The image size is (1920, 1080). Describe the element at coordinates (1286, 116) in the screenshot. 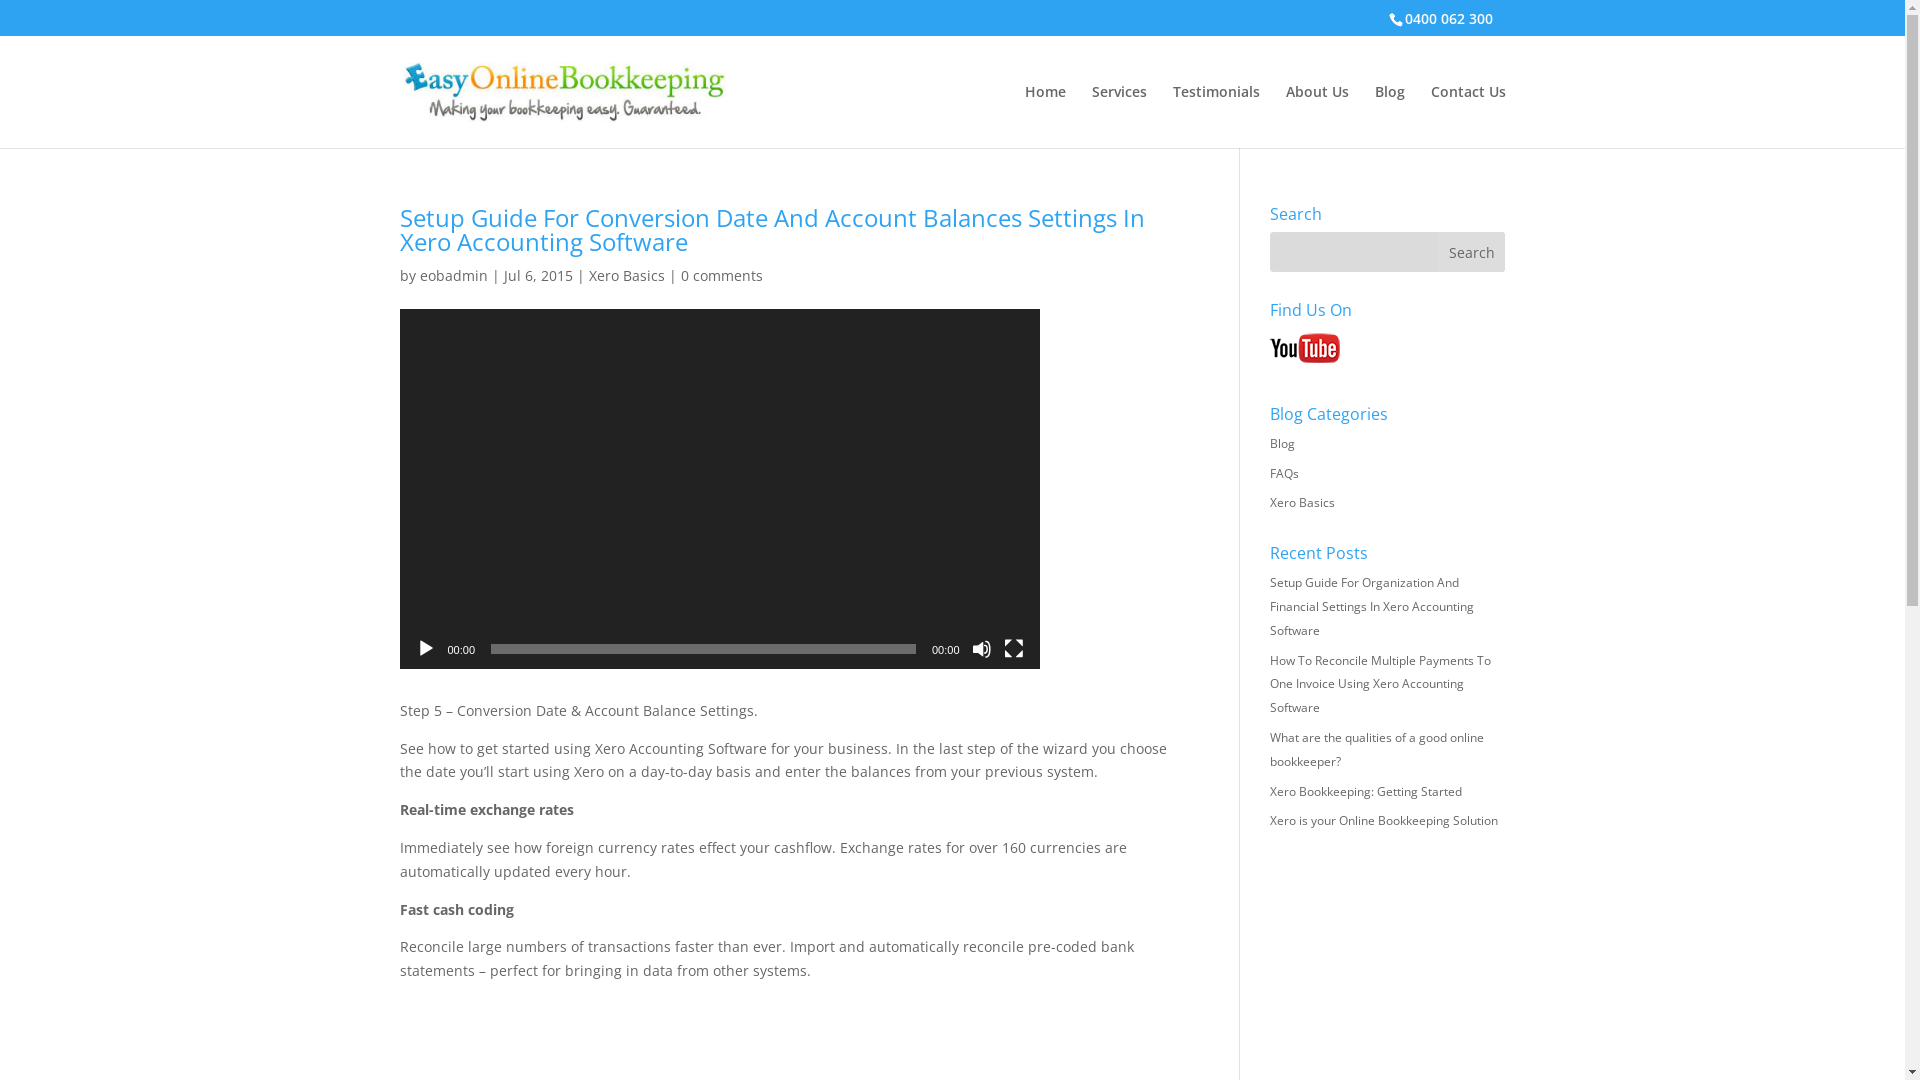

I see `'About Us'` at that location.